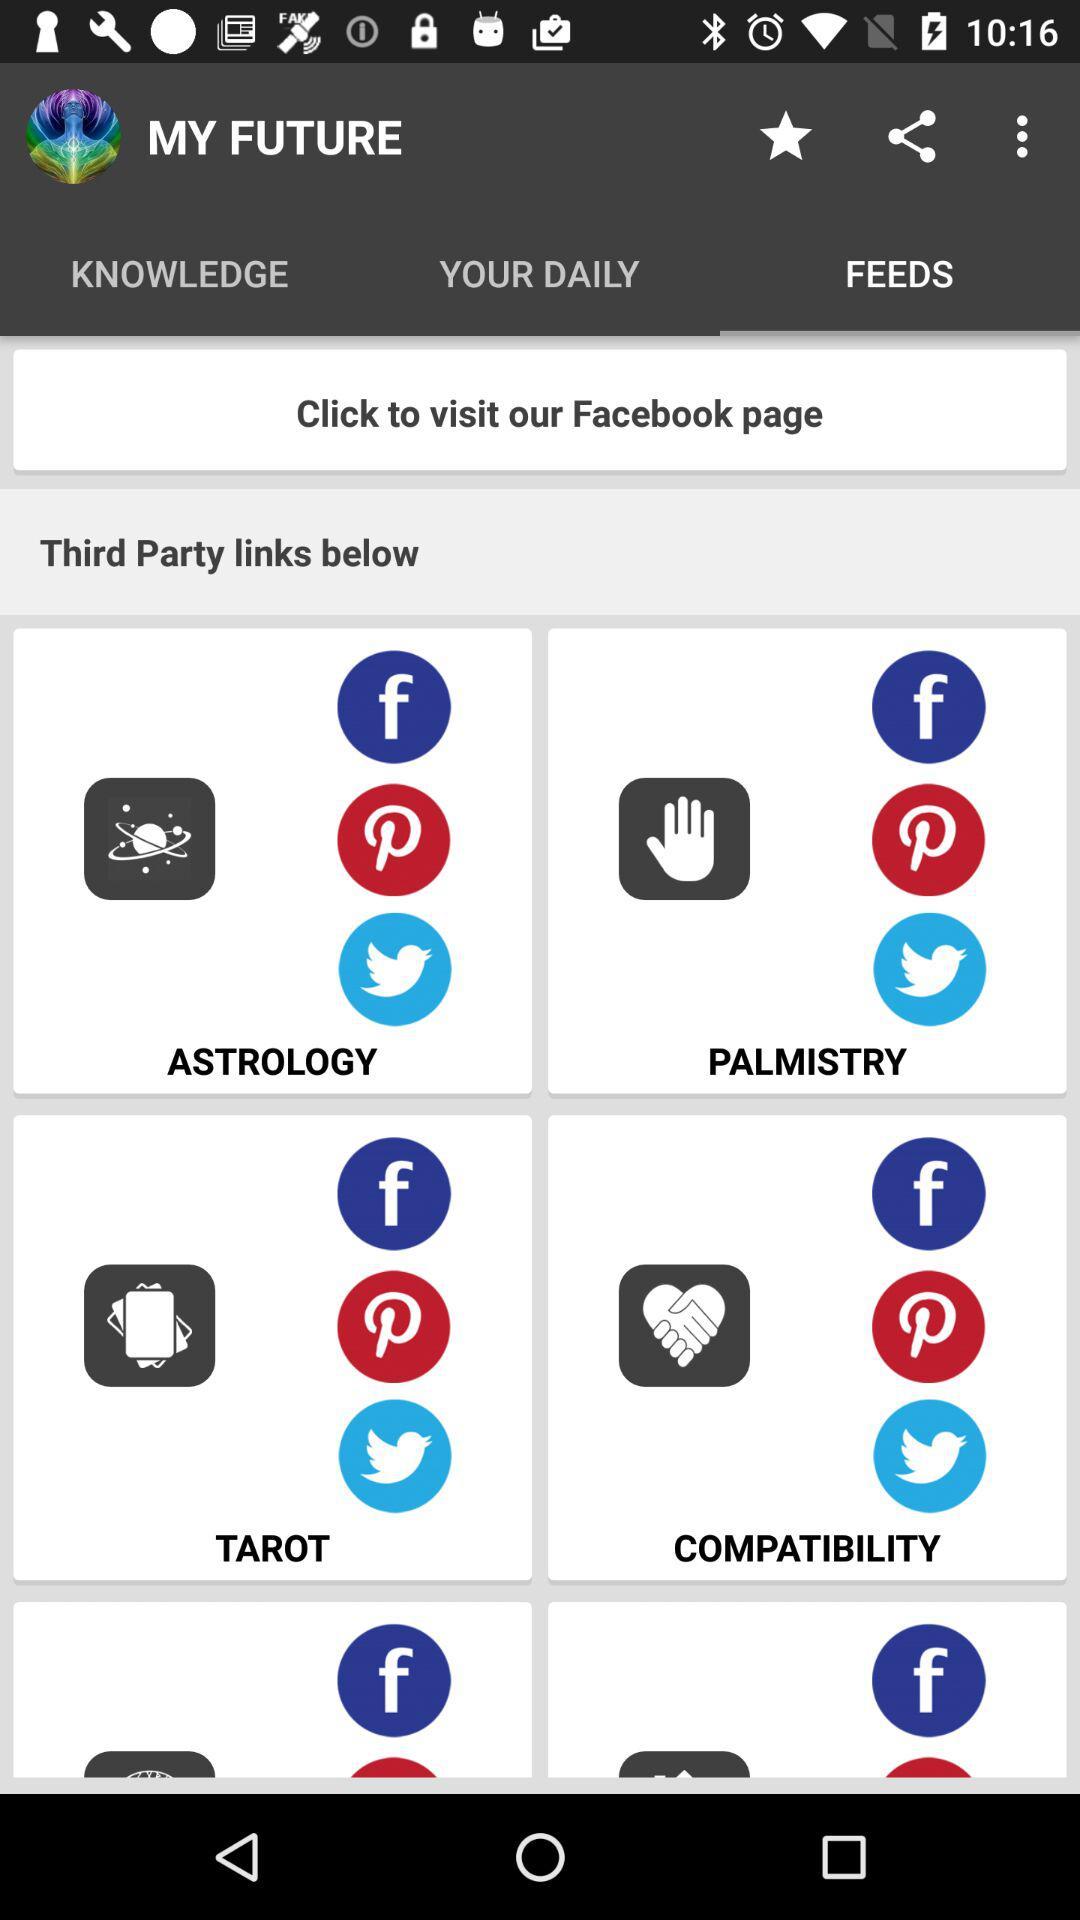  Describe the element at coordinates (394, 1456) in the screenshot. I see `share to twitter` at that location.